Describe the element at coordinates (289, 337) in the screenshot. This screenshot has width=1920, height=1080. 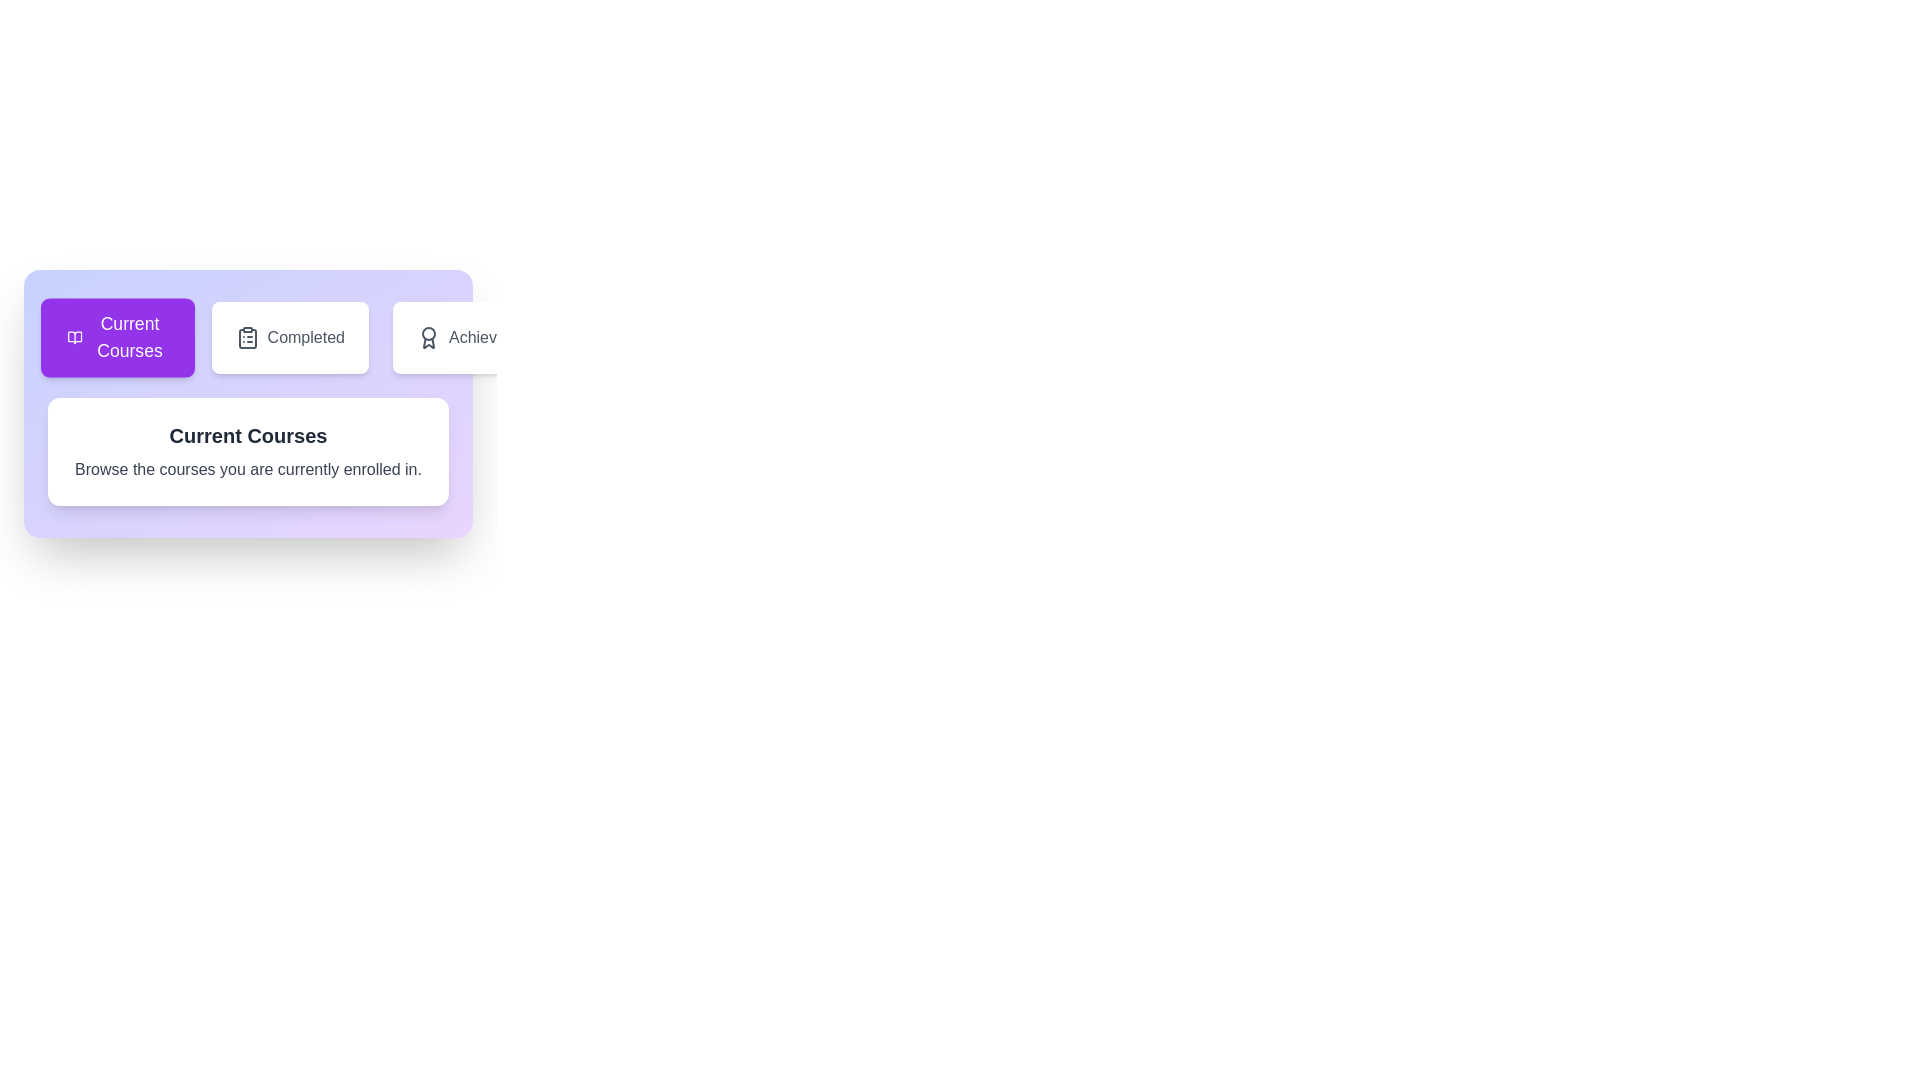
I see `the tab labeled Completed by clicking on it` at that location.